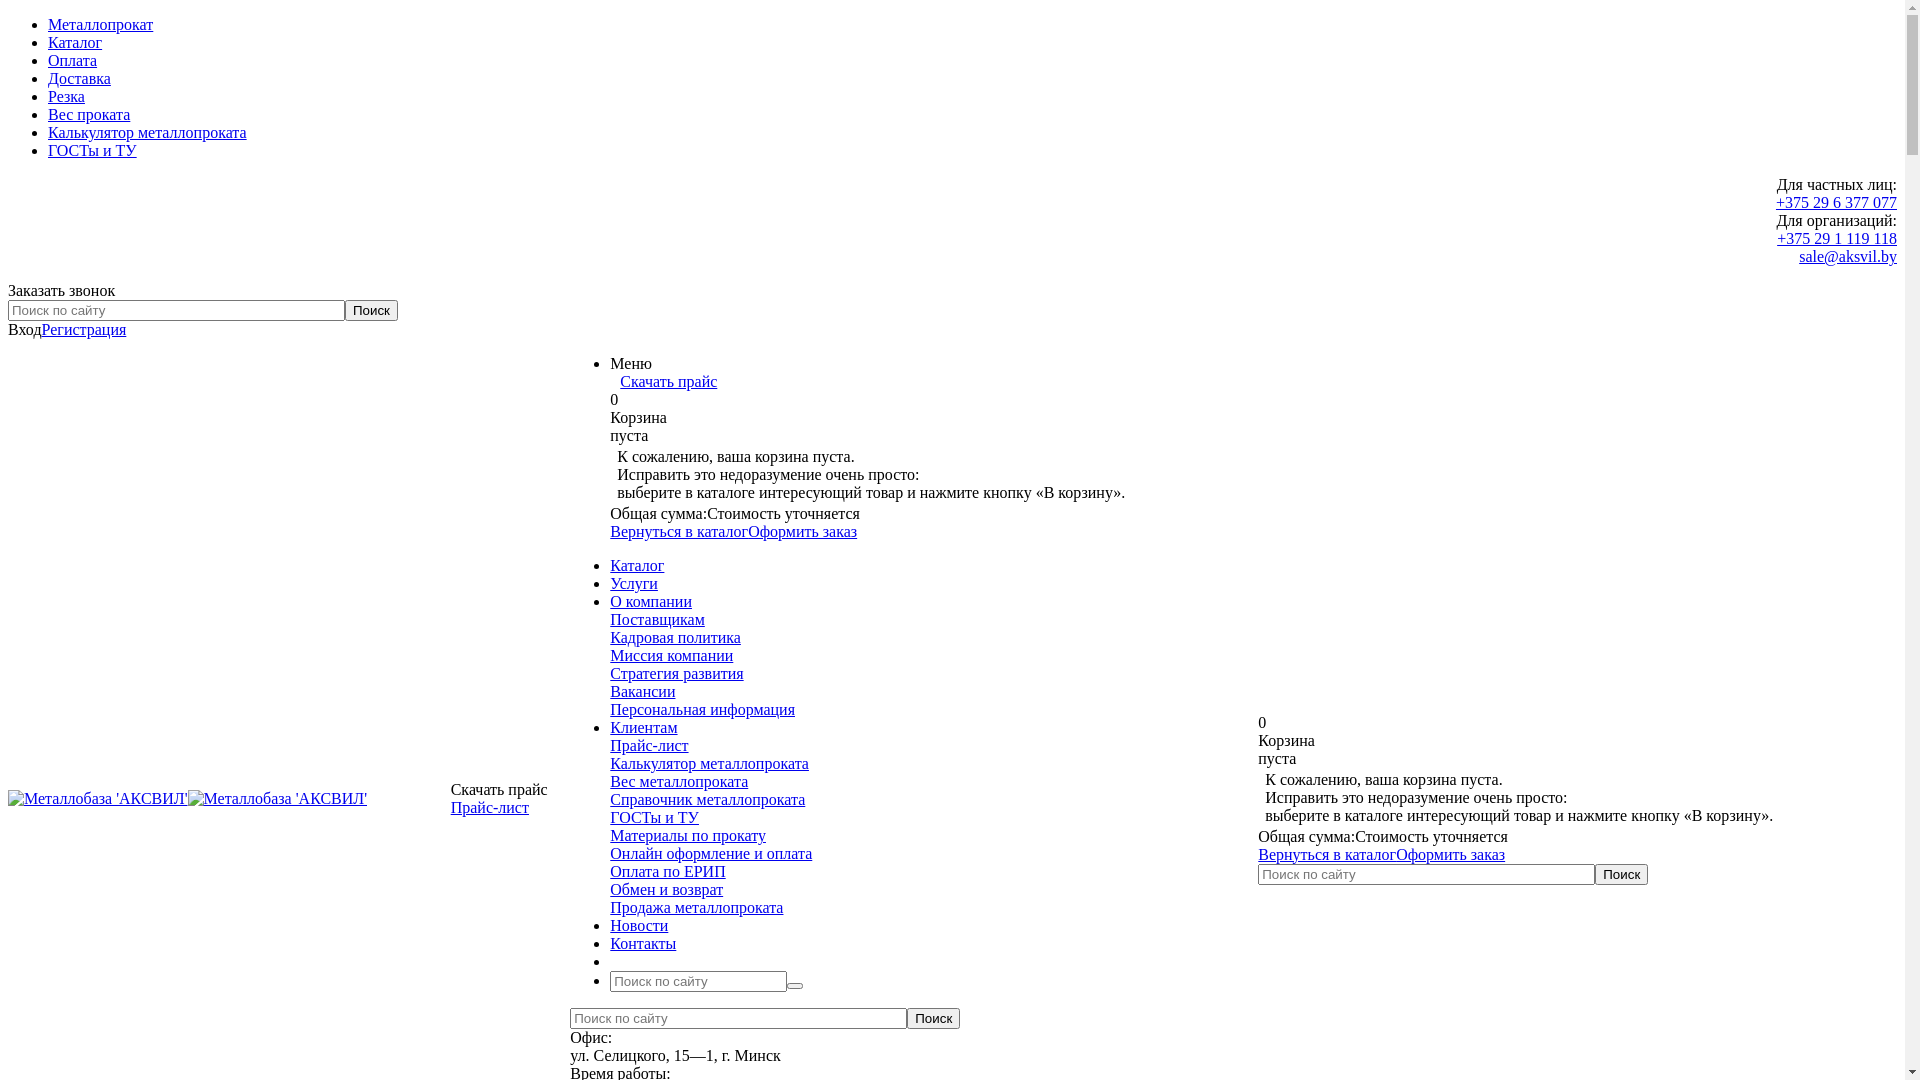 The width and height of the screenshot is (1920, 1080). Describe the element at coordinates (1776, 237) in the screenshot. I see `'+375 29 1 119 118'` at that location.